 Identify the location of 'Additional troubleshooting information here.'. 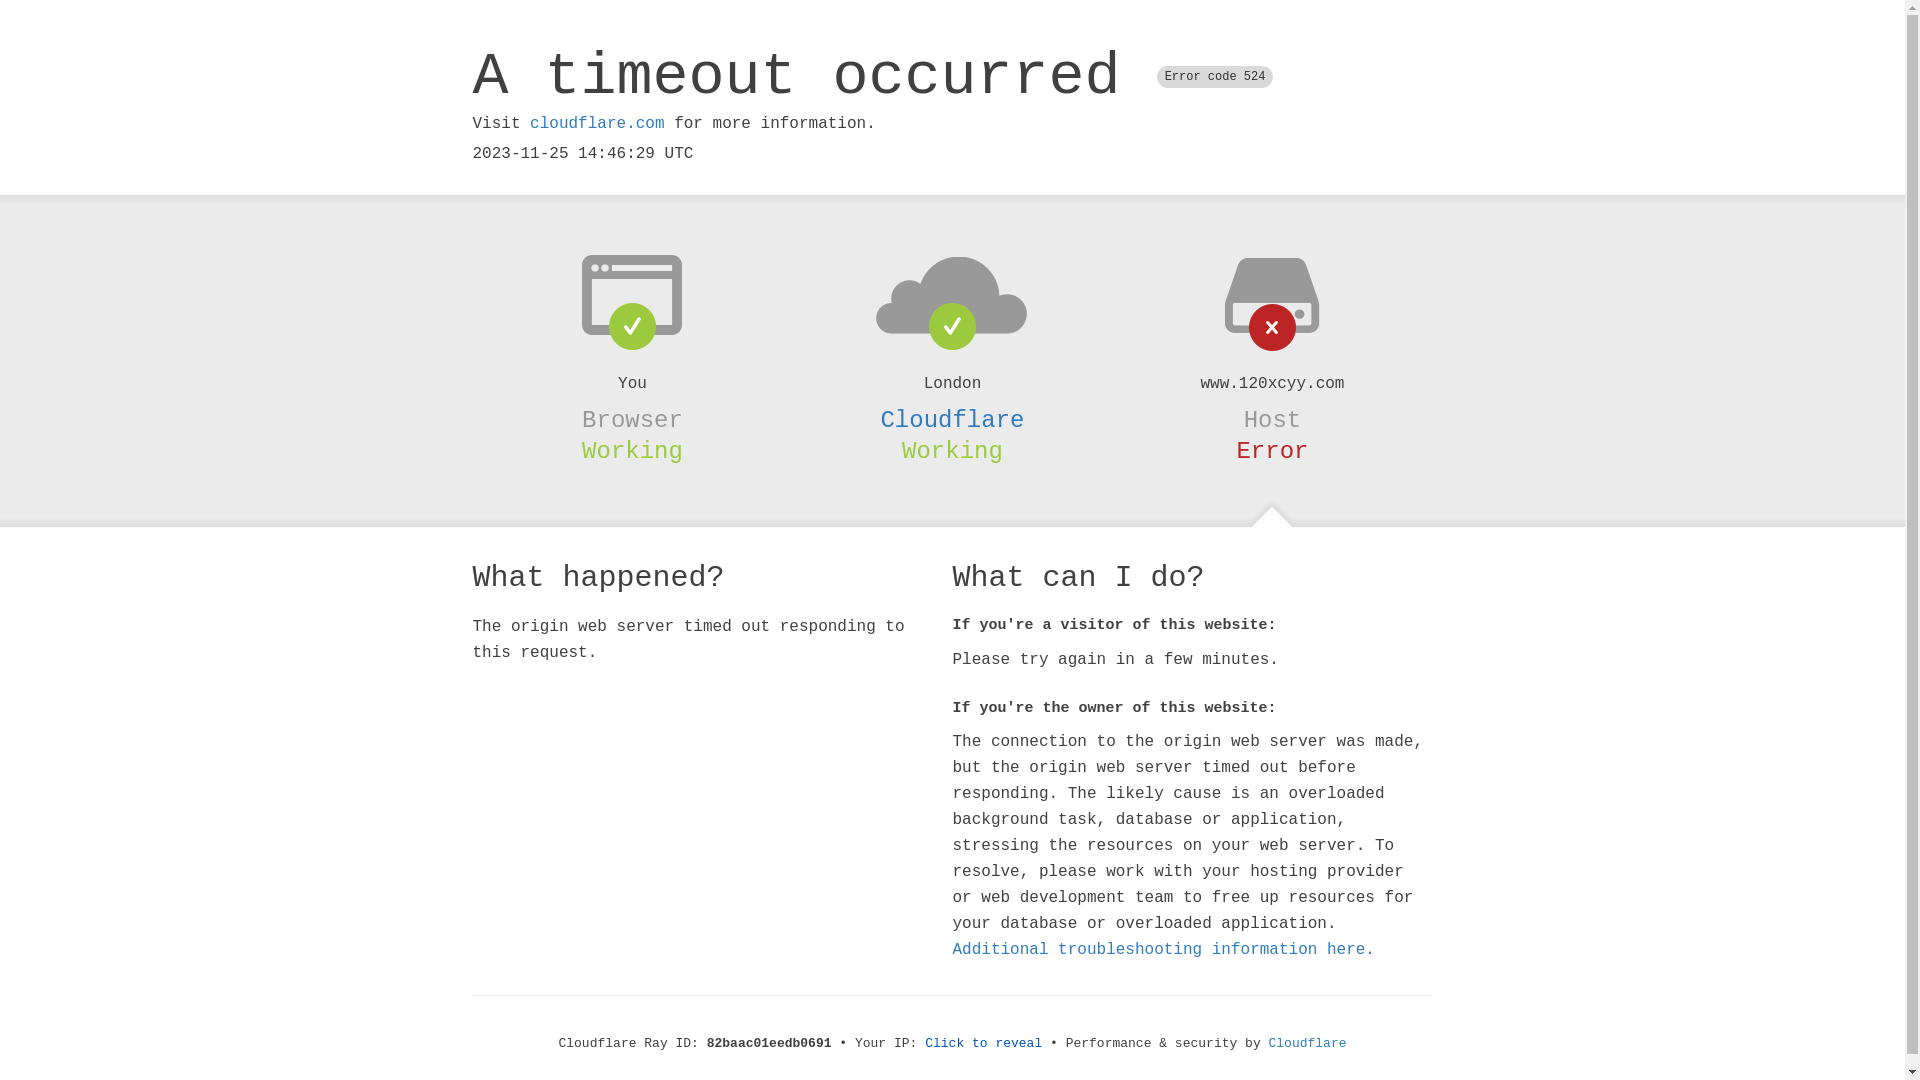
(1162, 948).